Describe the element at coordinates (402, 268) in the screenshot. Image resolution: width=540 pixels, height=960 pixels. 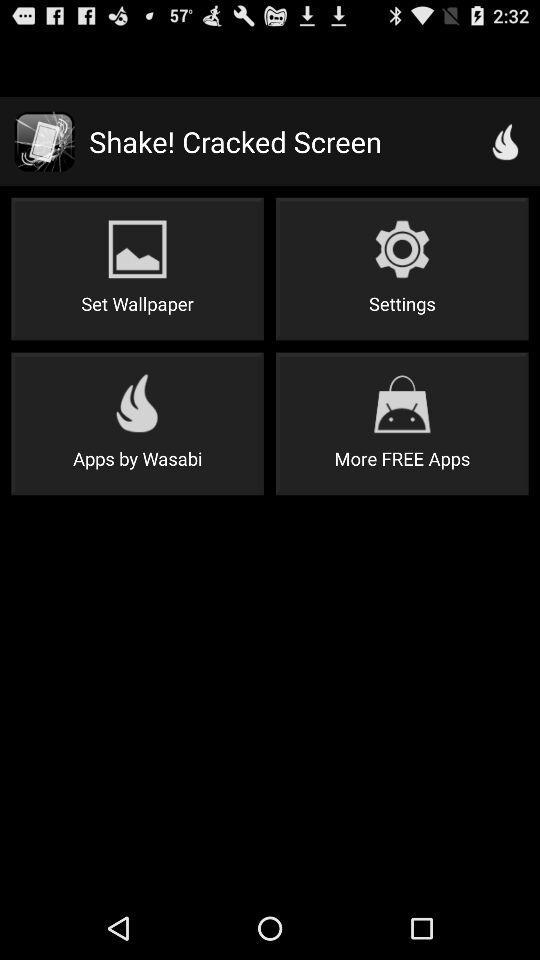
I see `icon above the more free apps item` at that location.